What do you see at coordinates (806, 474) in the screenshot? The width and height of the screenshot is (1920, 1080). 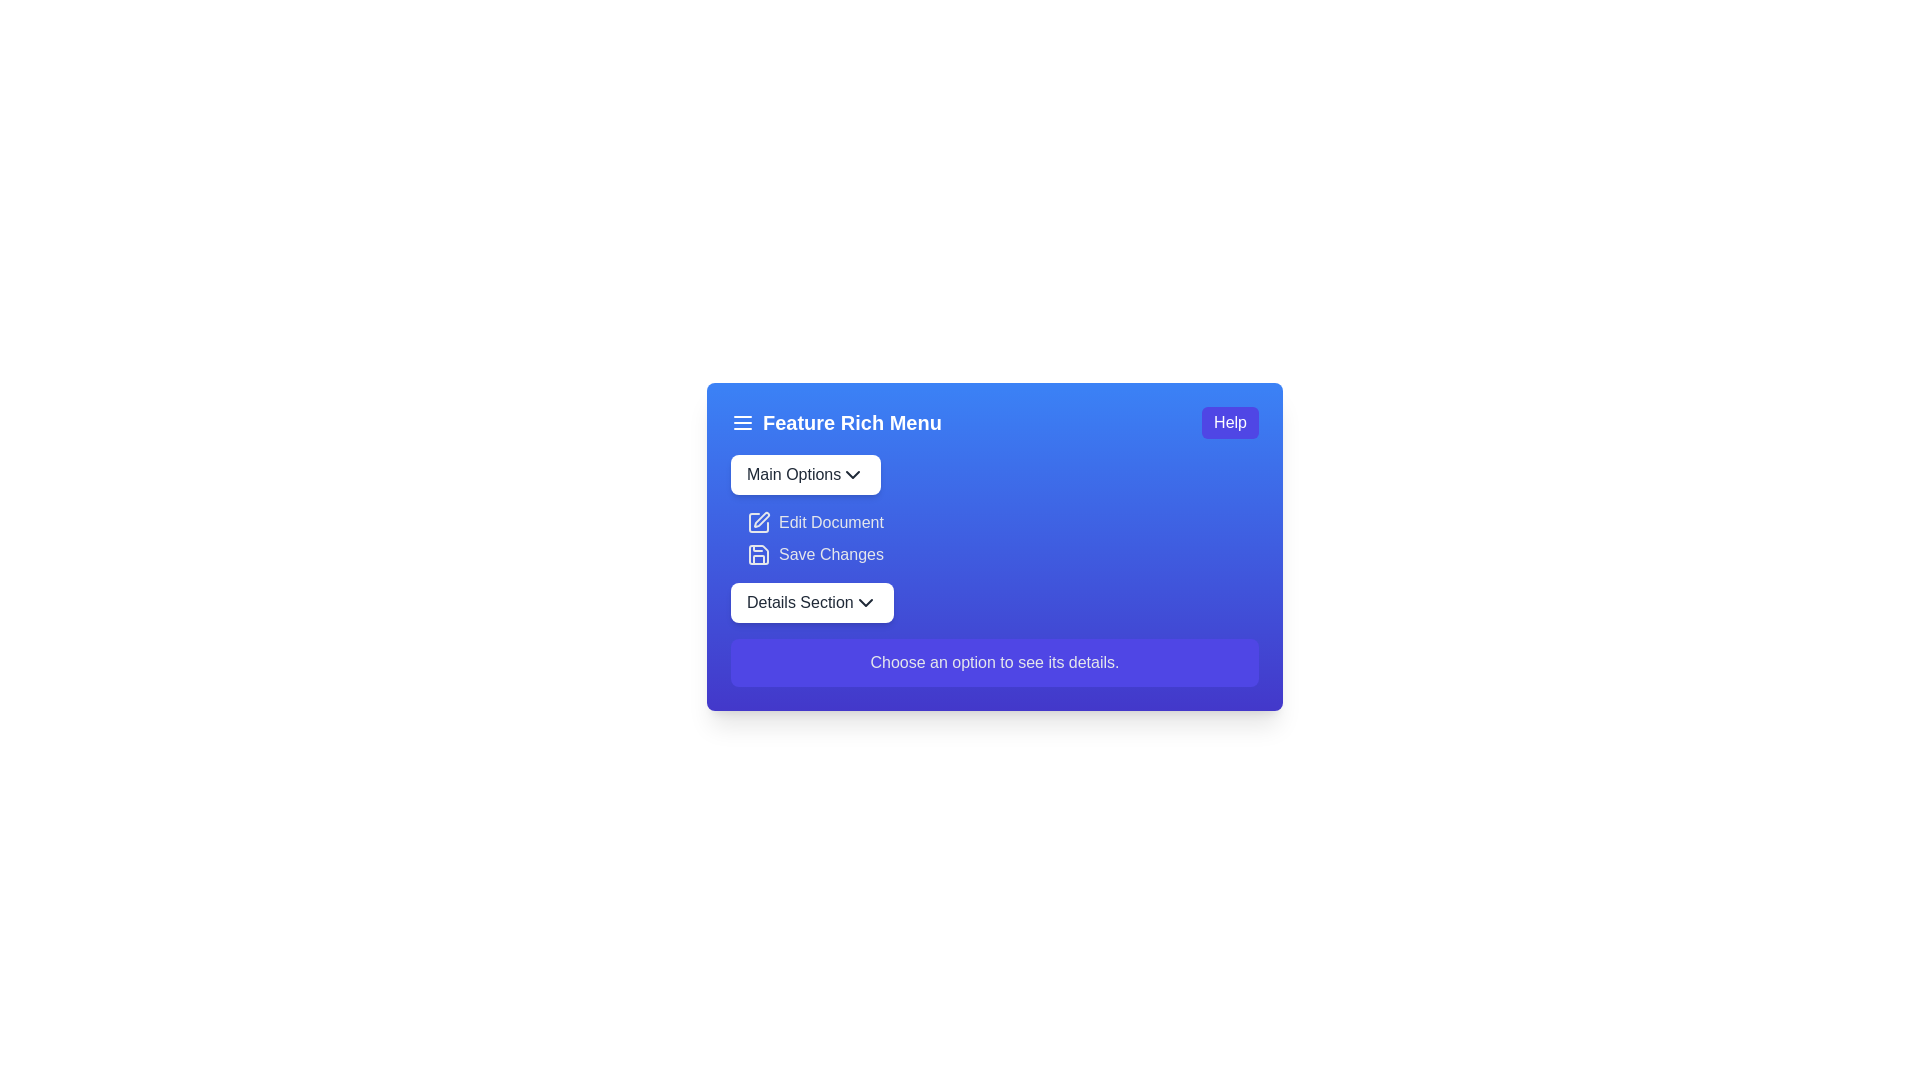 I see `the 'Main Options' dropdown button located at the top-left section of the card component` at bounding box center [806, 474].